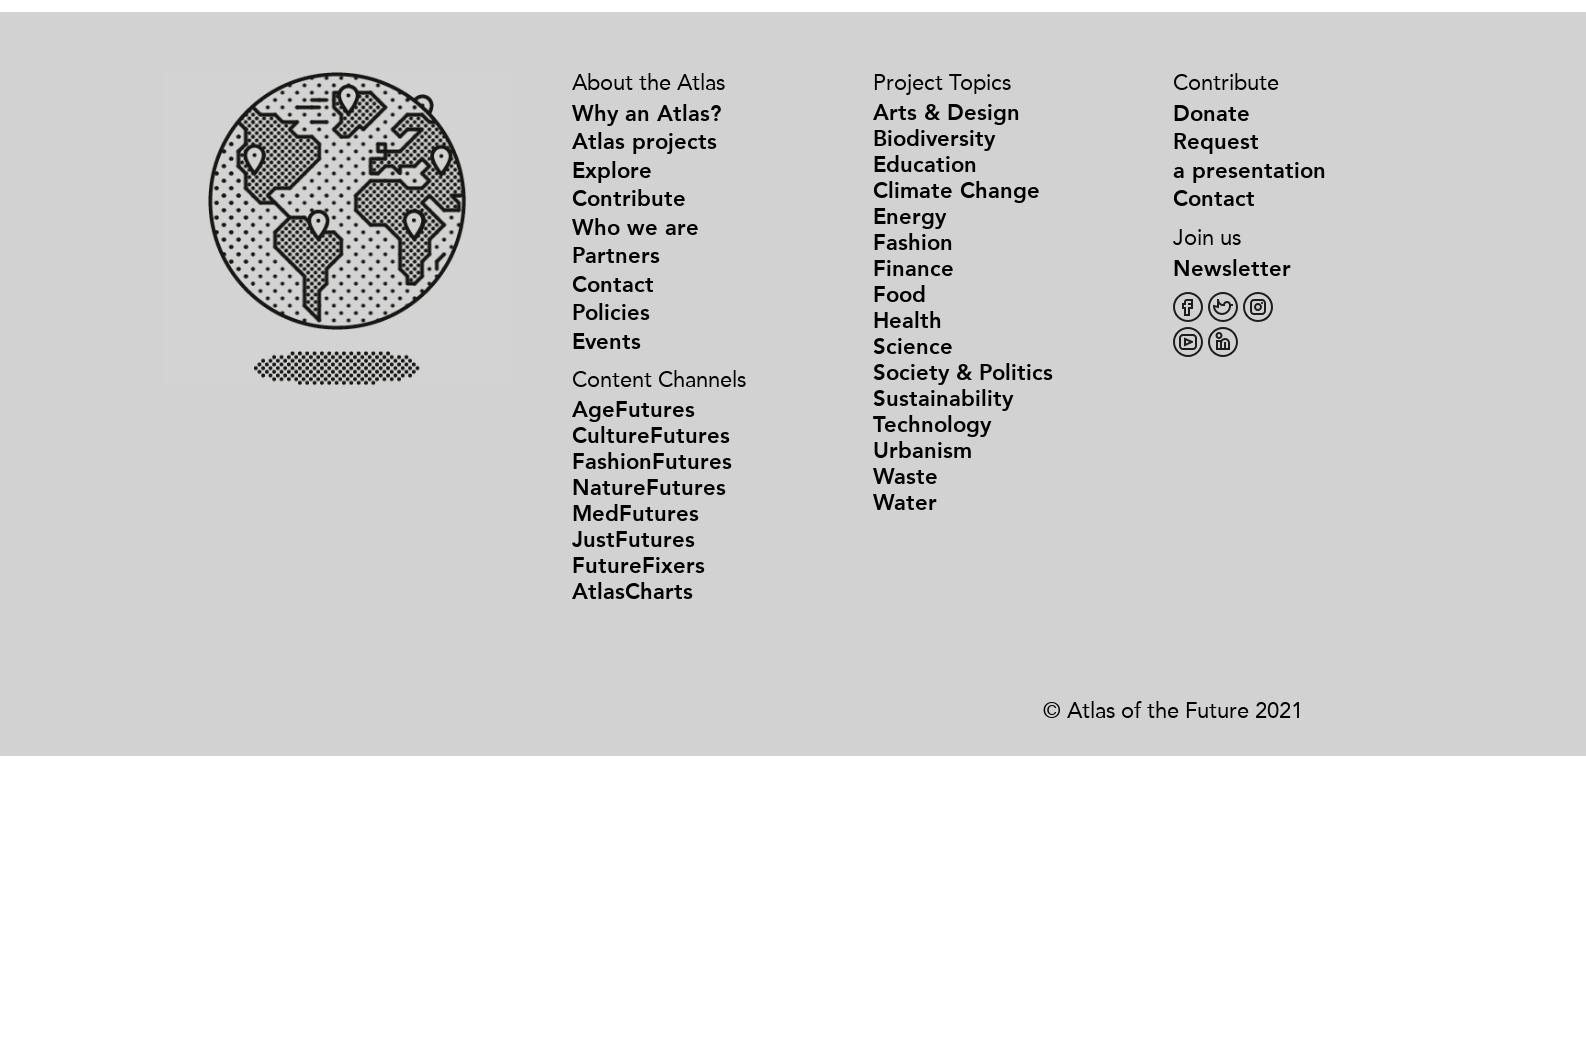 The height and width of the screenshot is (1063, 1586). I want to click on 'FashionFutures', so click(652, 461).